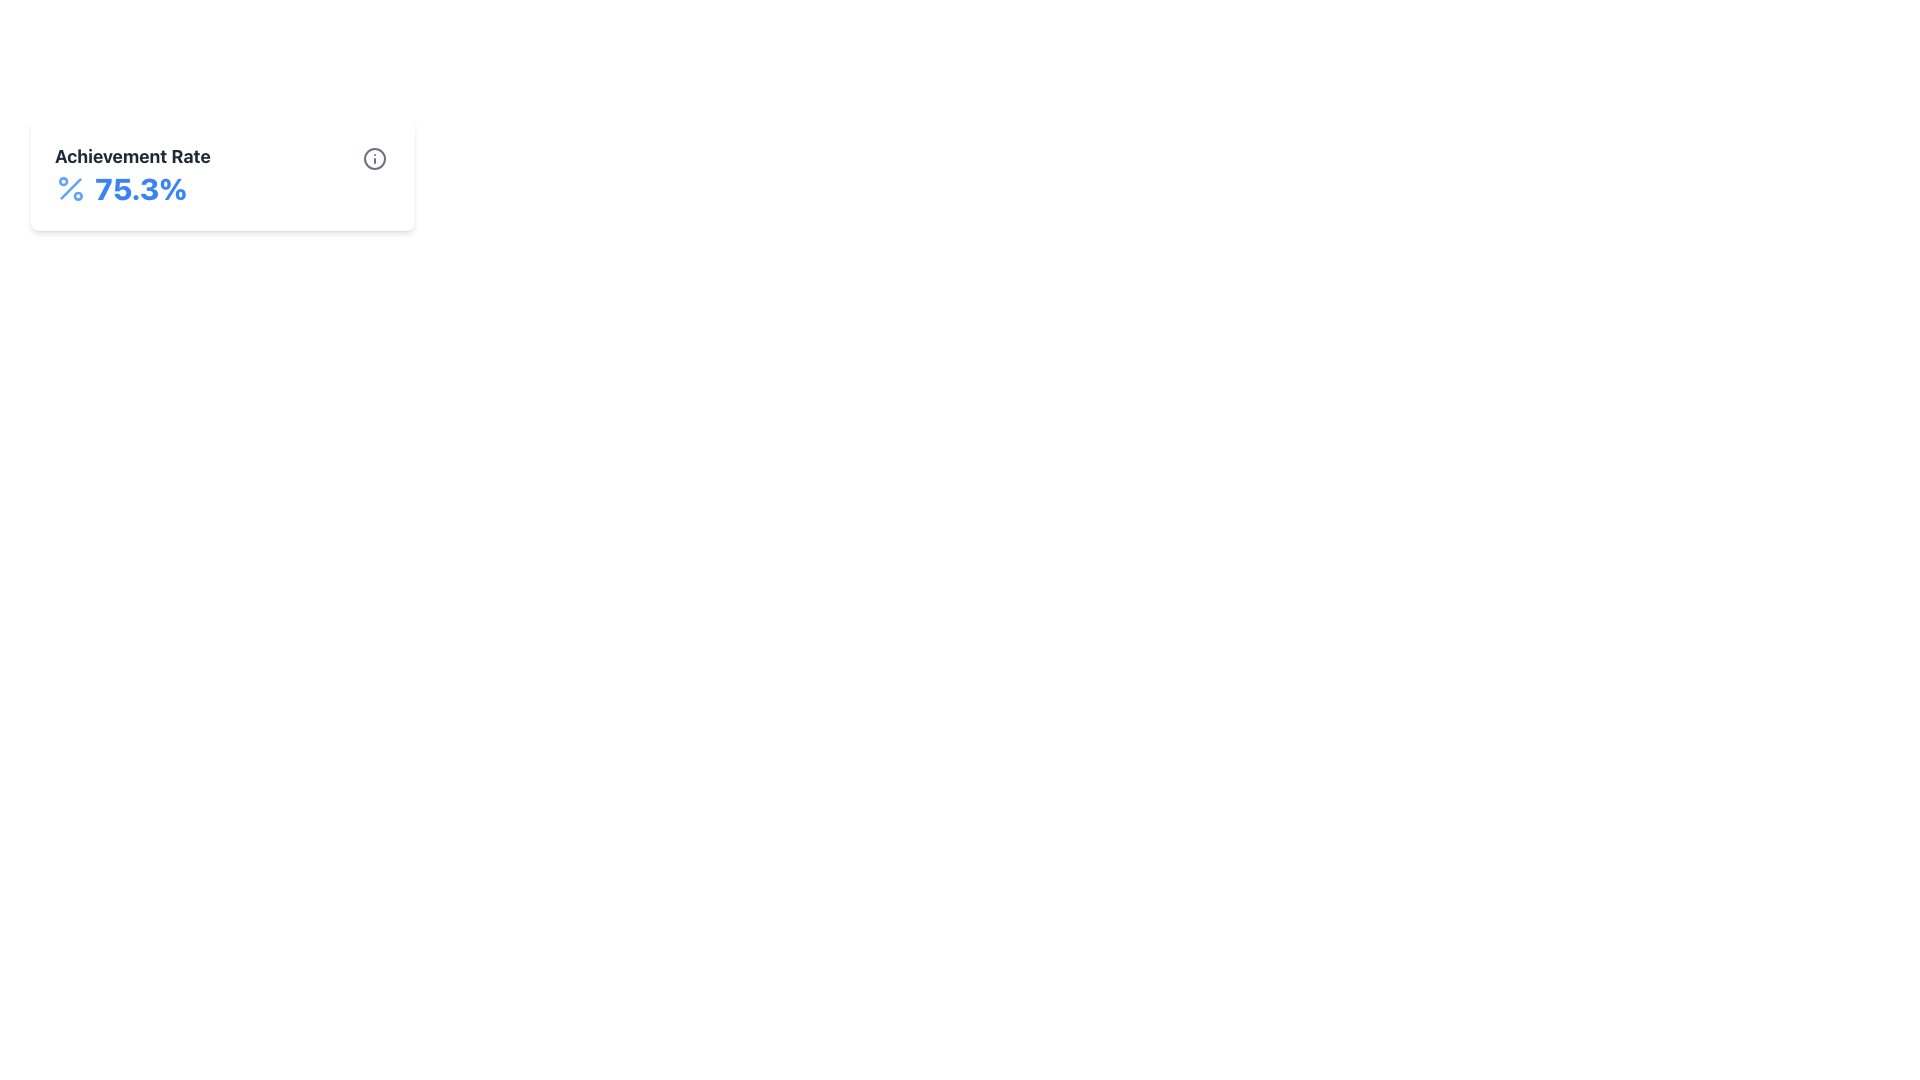  Describe the element at coordinates (374, 157) in the screenshot. I see `the gray circular icon with a vertical line and dot` at that location.